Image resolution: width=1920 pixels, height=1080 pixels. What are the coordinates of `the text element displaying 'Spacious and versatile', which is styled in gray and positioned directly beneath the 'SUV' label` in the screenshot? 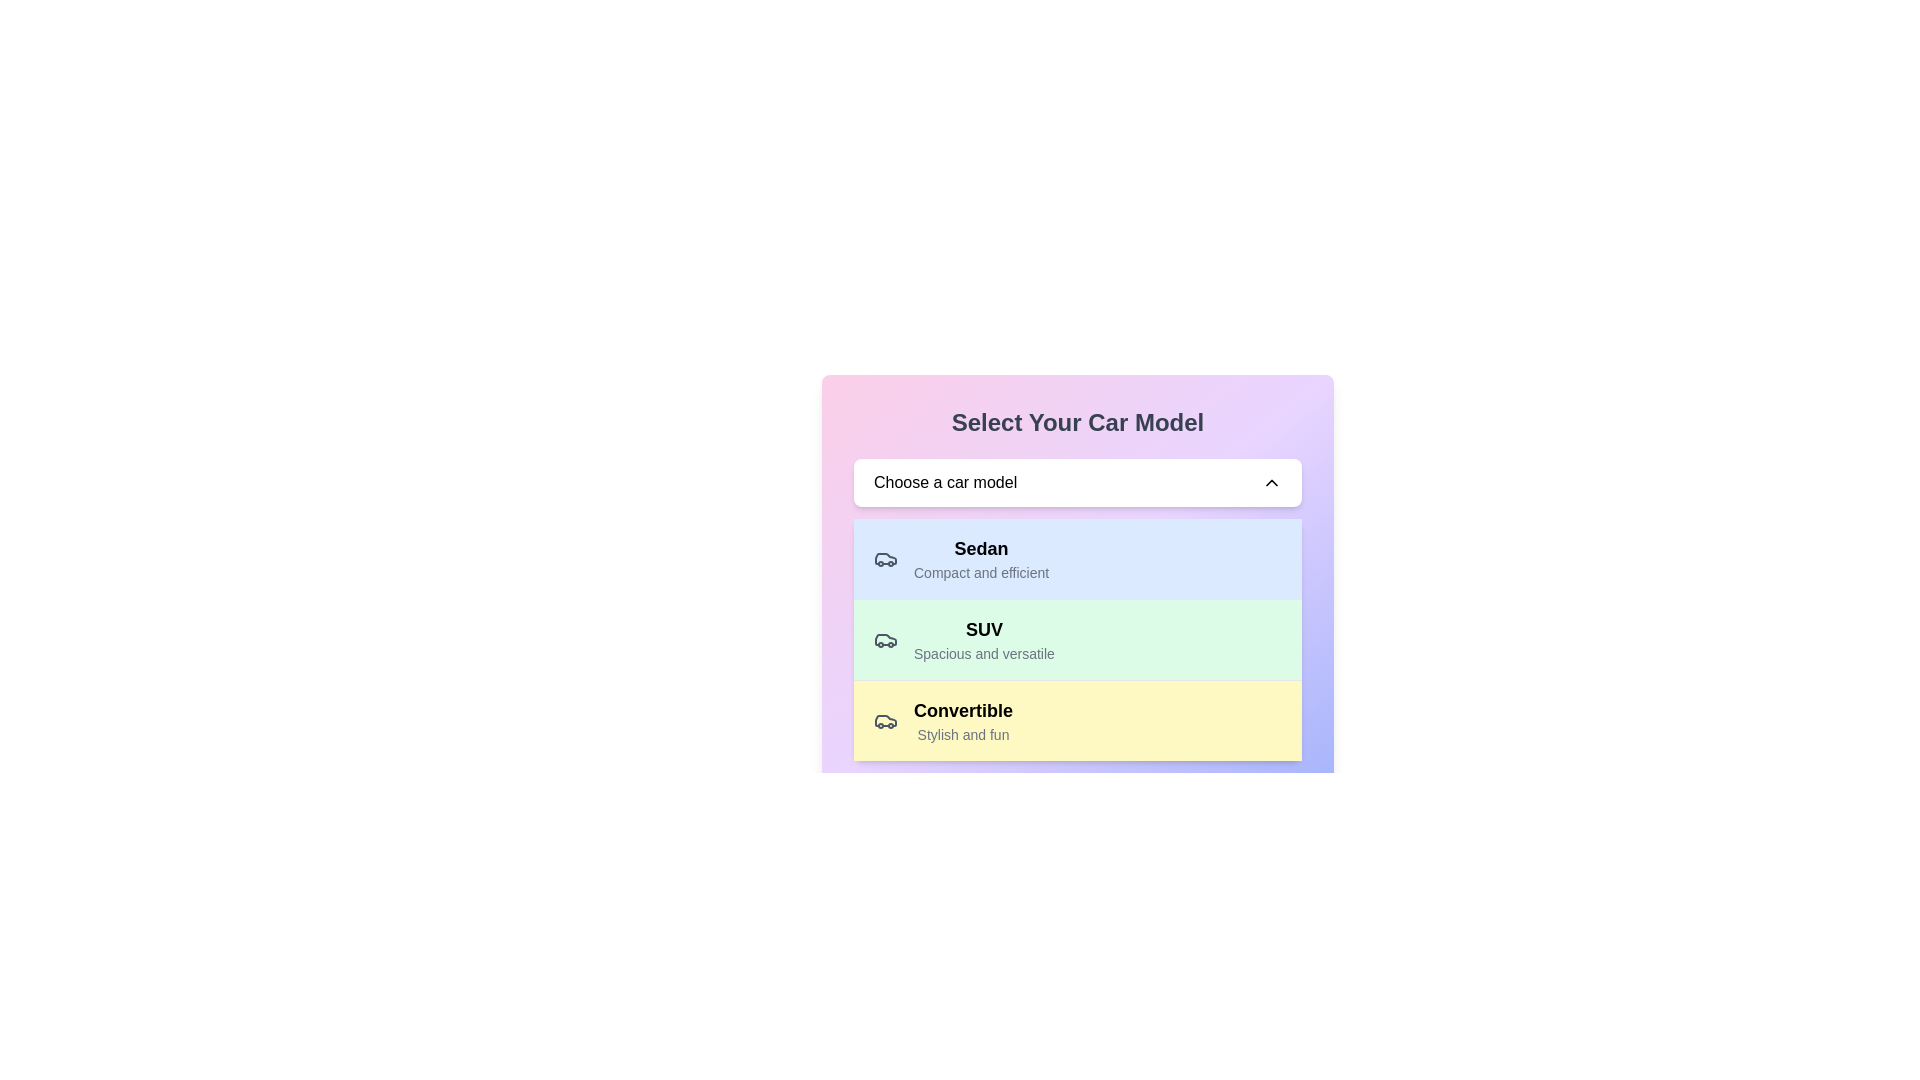 It's located at (984, 654).